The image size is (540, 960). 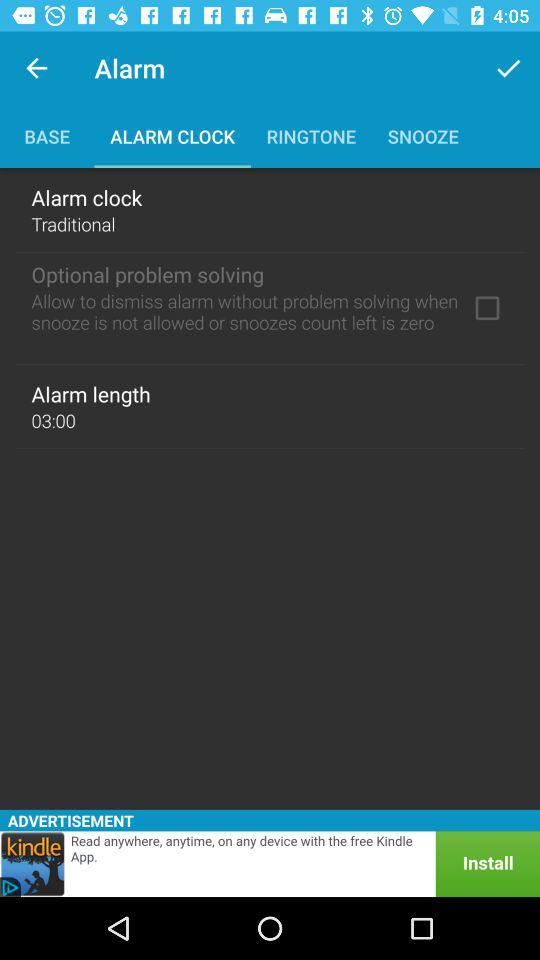 What do you see at coordinates (270, 863) in the screenshot?
I see `icon below advertisement` at bounding box center [270, 863].